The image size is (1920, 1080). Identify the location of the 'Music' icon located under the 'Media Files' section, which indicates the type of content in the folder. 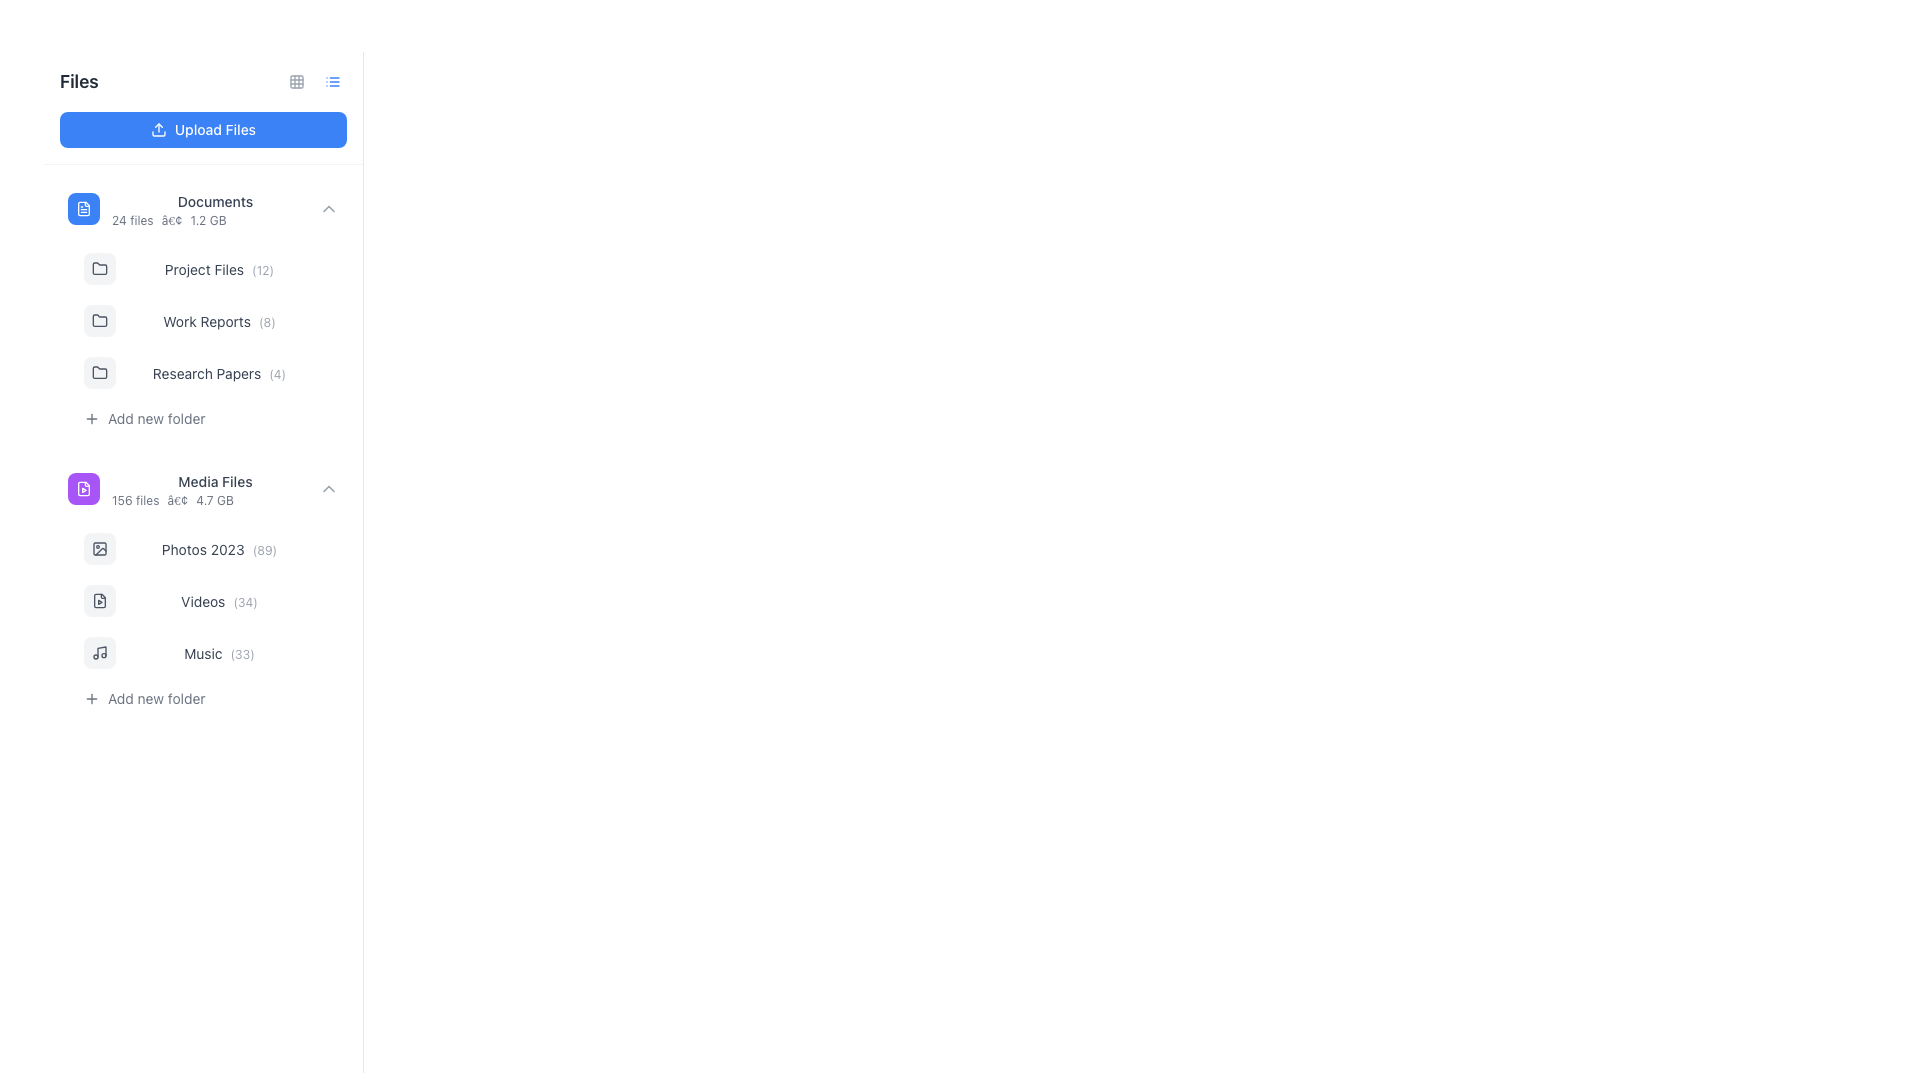
(99, 652).